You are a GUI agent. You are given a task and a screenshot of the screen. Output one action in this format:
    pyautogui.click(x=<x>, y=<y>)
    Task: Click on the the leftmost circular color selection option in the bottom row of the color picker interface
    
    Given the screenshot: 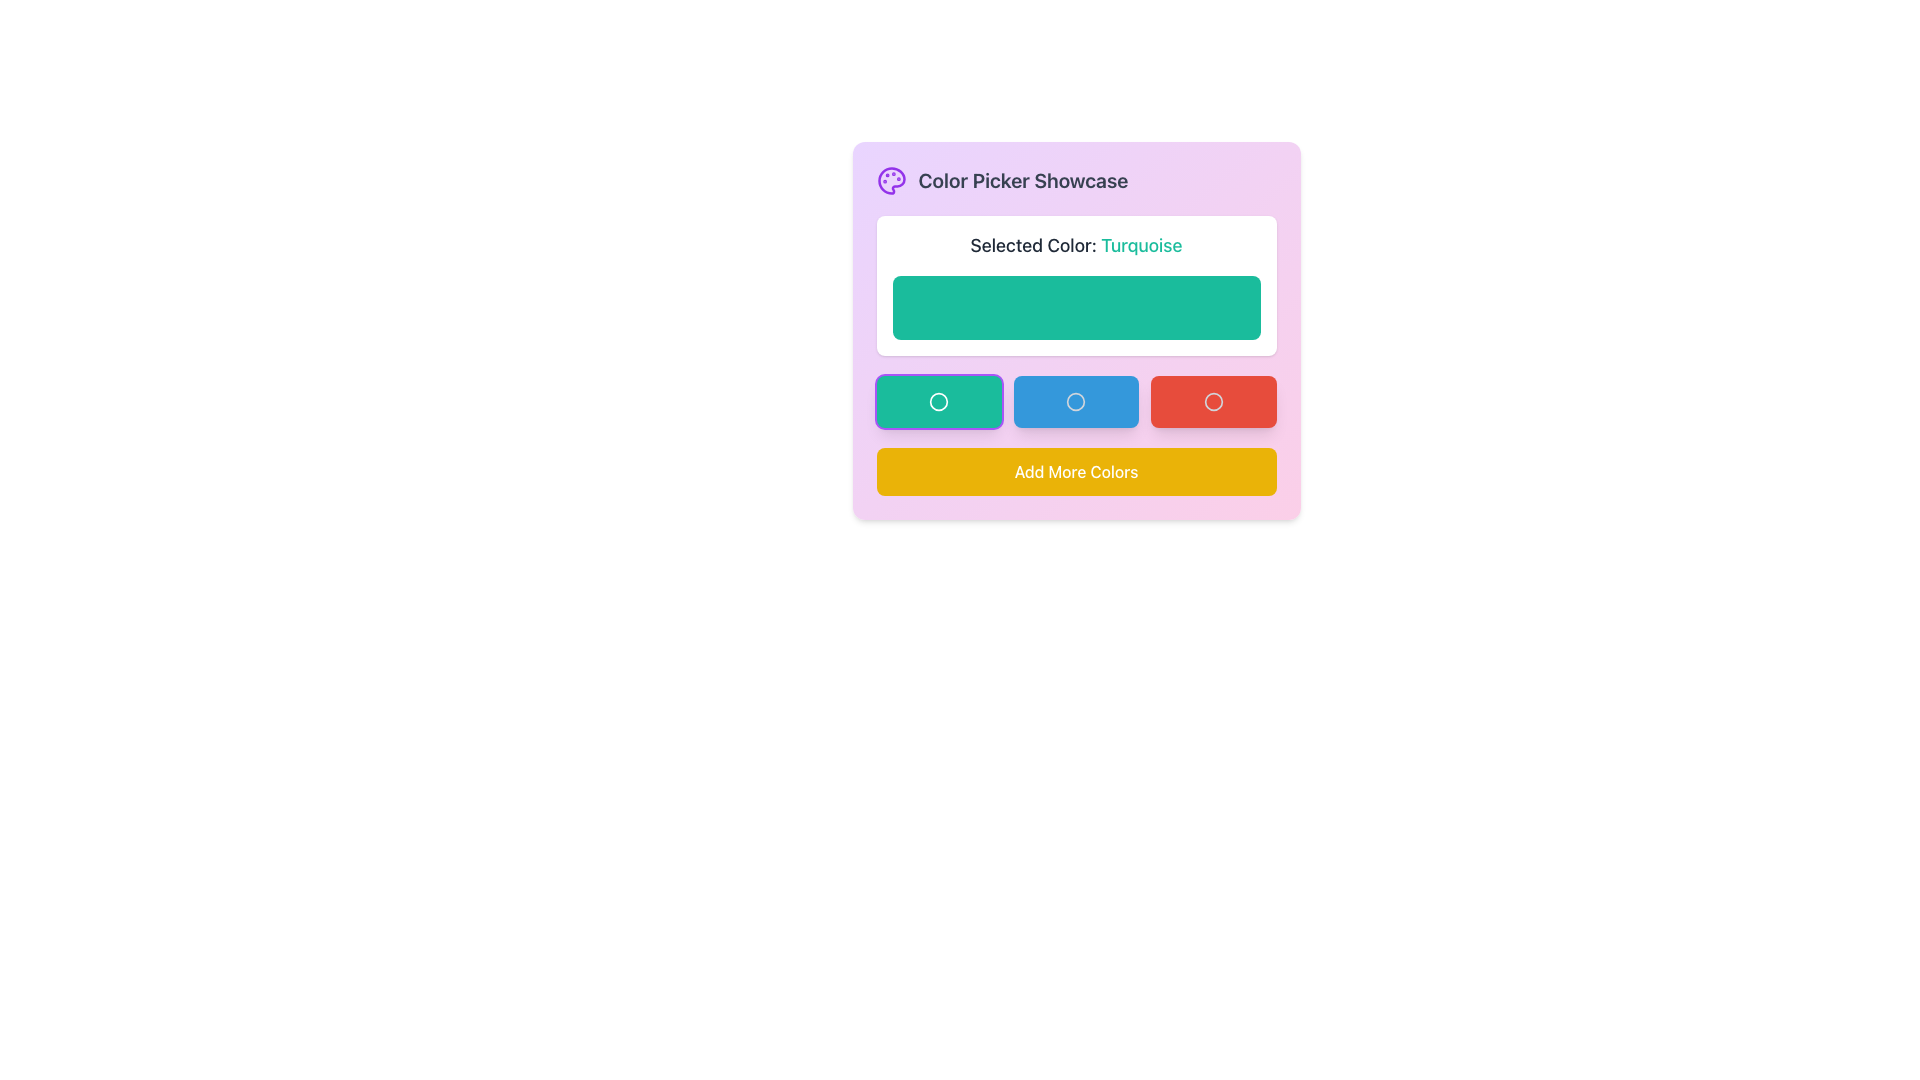 What is the action you would take?
    pyautogui.click(x=938, y=401)
    